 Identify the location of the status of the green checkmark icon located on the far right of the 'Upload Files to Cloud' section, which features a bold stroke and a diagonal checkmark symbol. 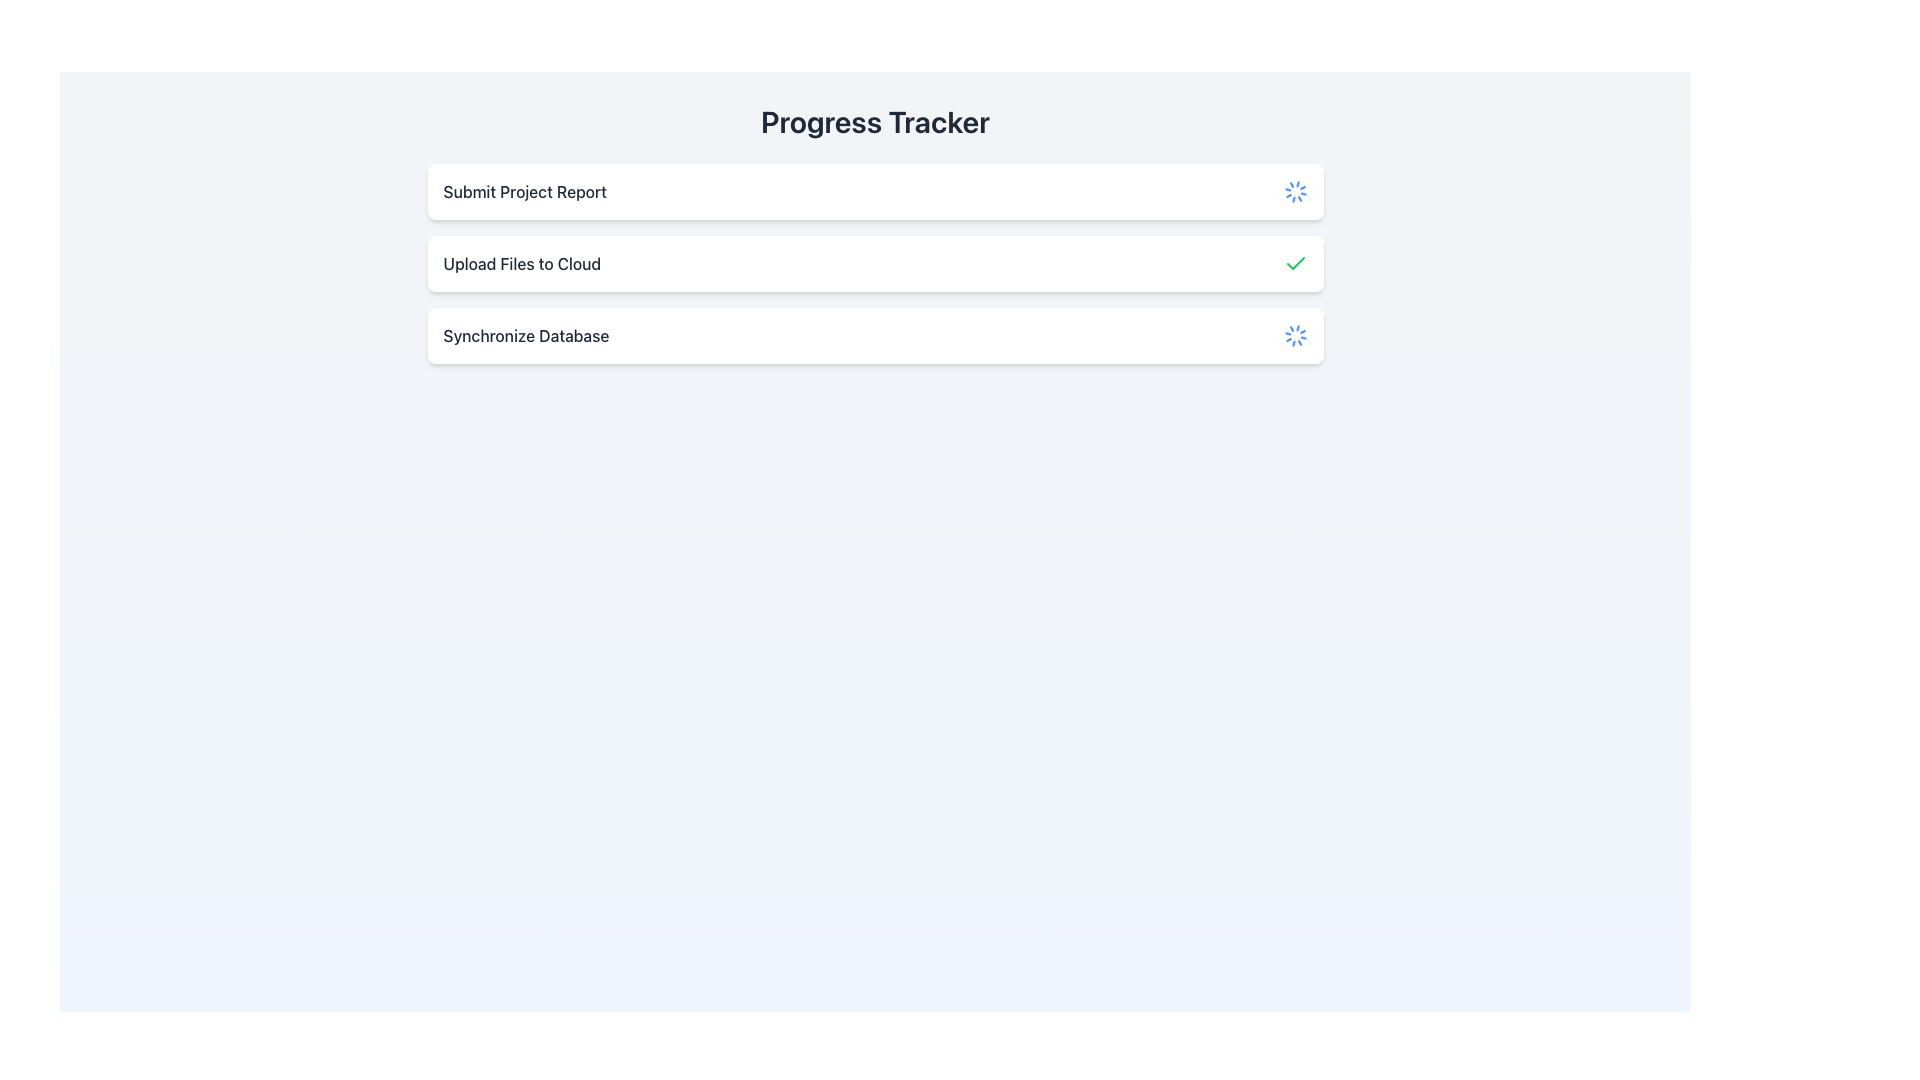
(1295, 262).